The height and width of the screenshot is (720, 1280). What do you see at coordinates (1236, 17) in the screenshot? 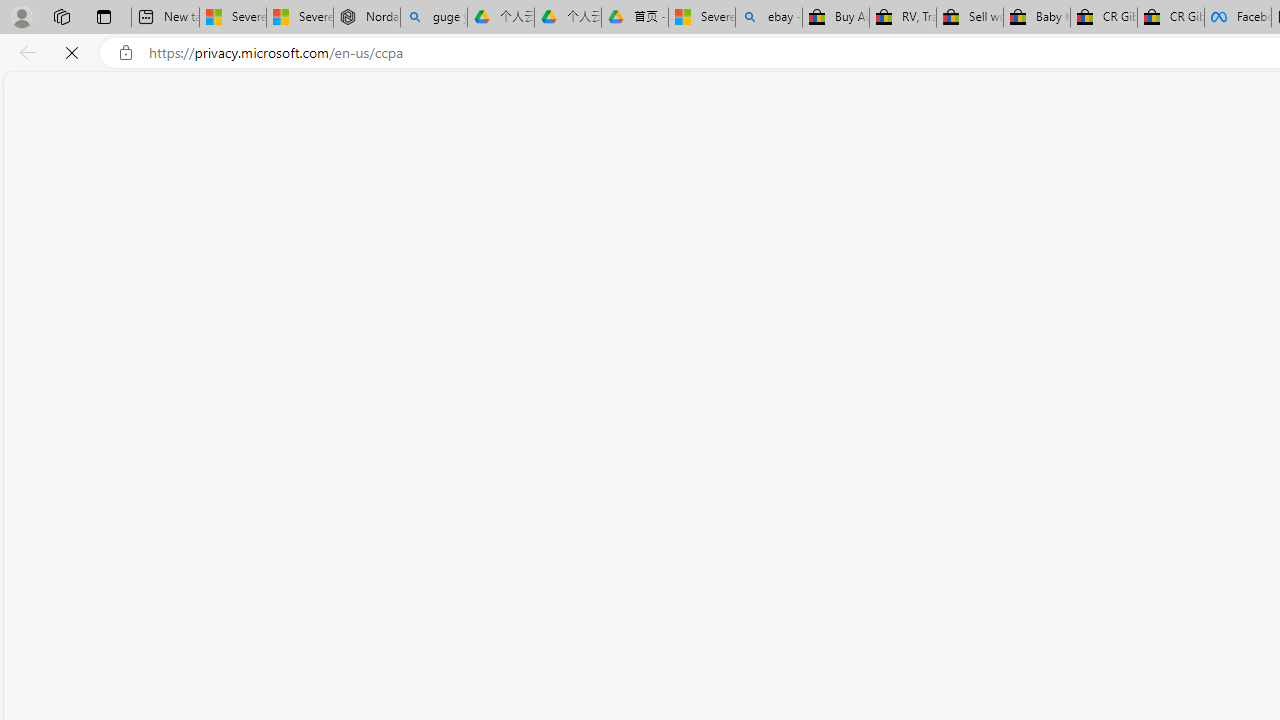
I see `'Facebook'` at bounding box center [1236, 17].